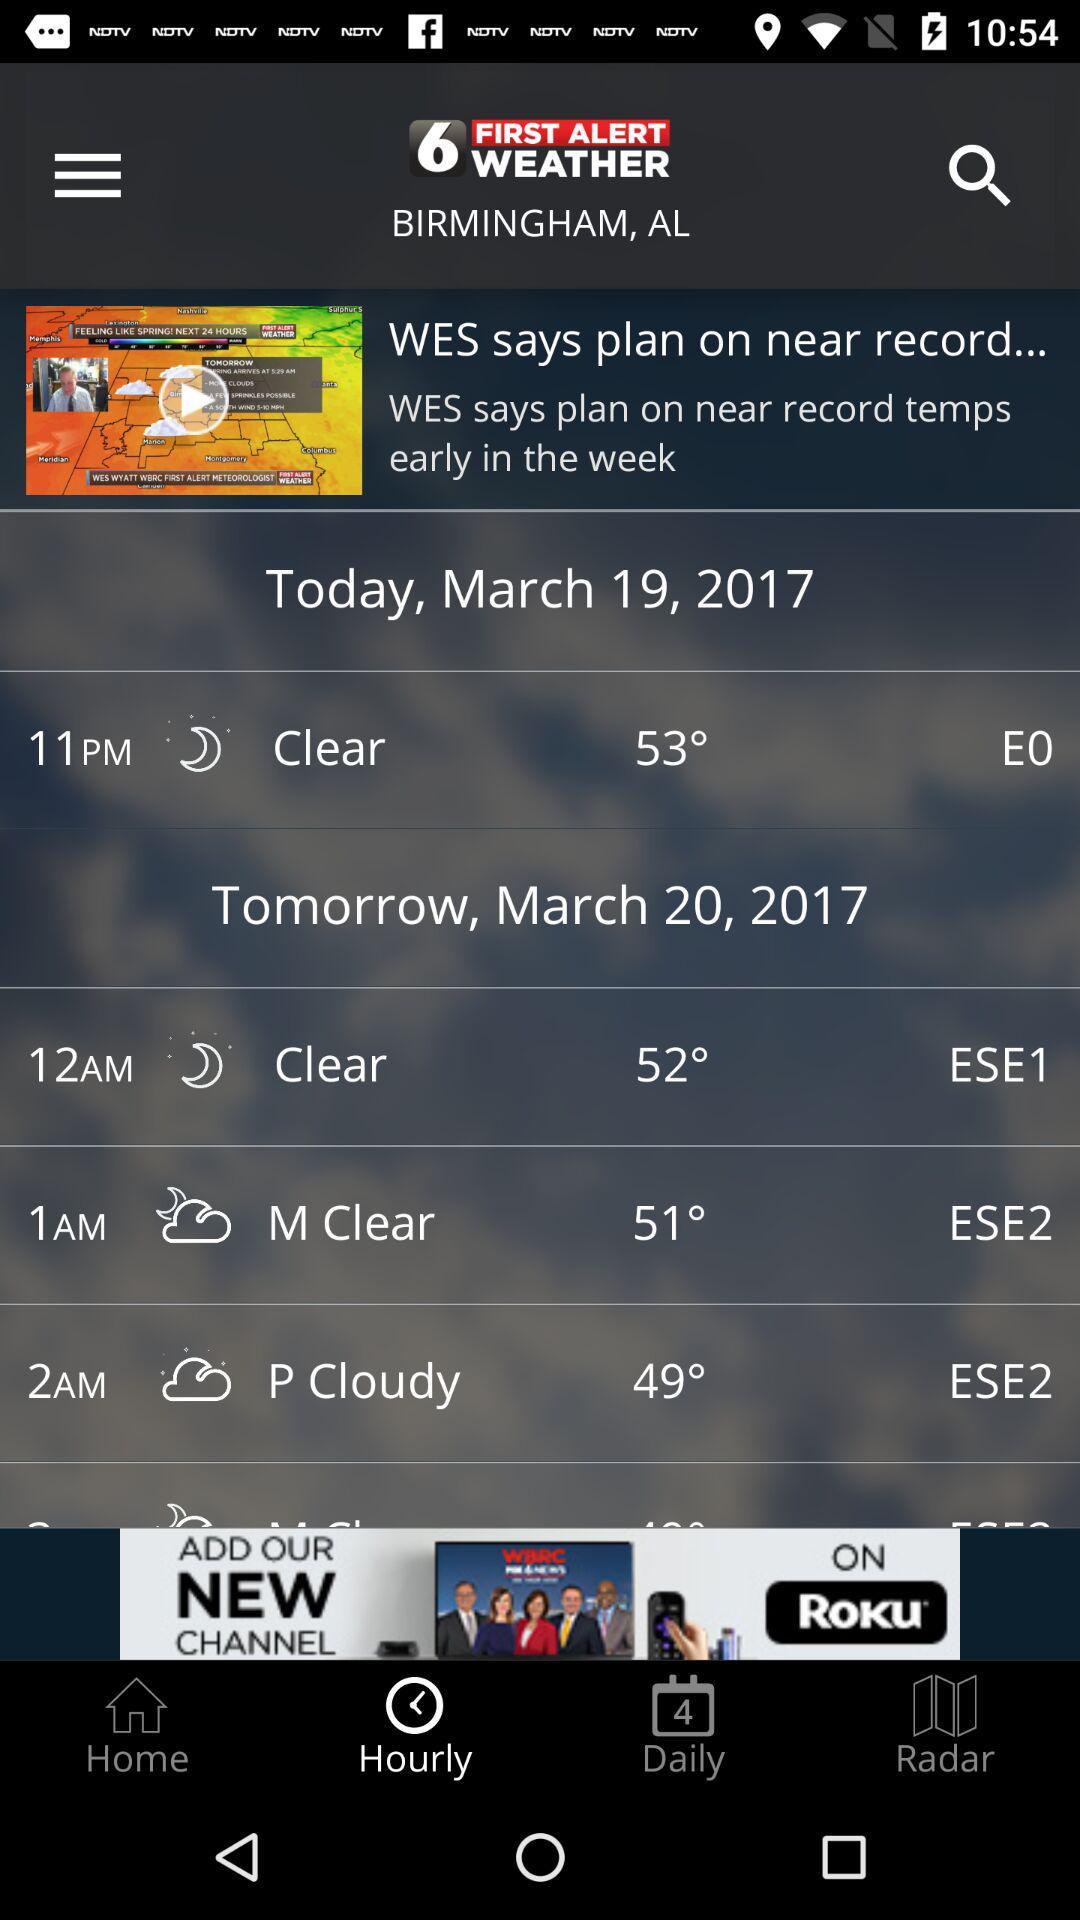  Describe the element at coordinates (945, 1726) in the screenshot. I see `the radio button next to daily radio button` at that location.